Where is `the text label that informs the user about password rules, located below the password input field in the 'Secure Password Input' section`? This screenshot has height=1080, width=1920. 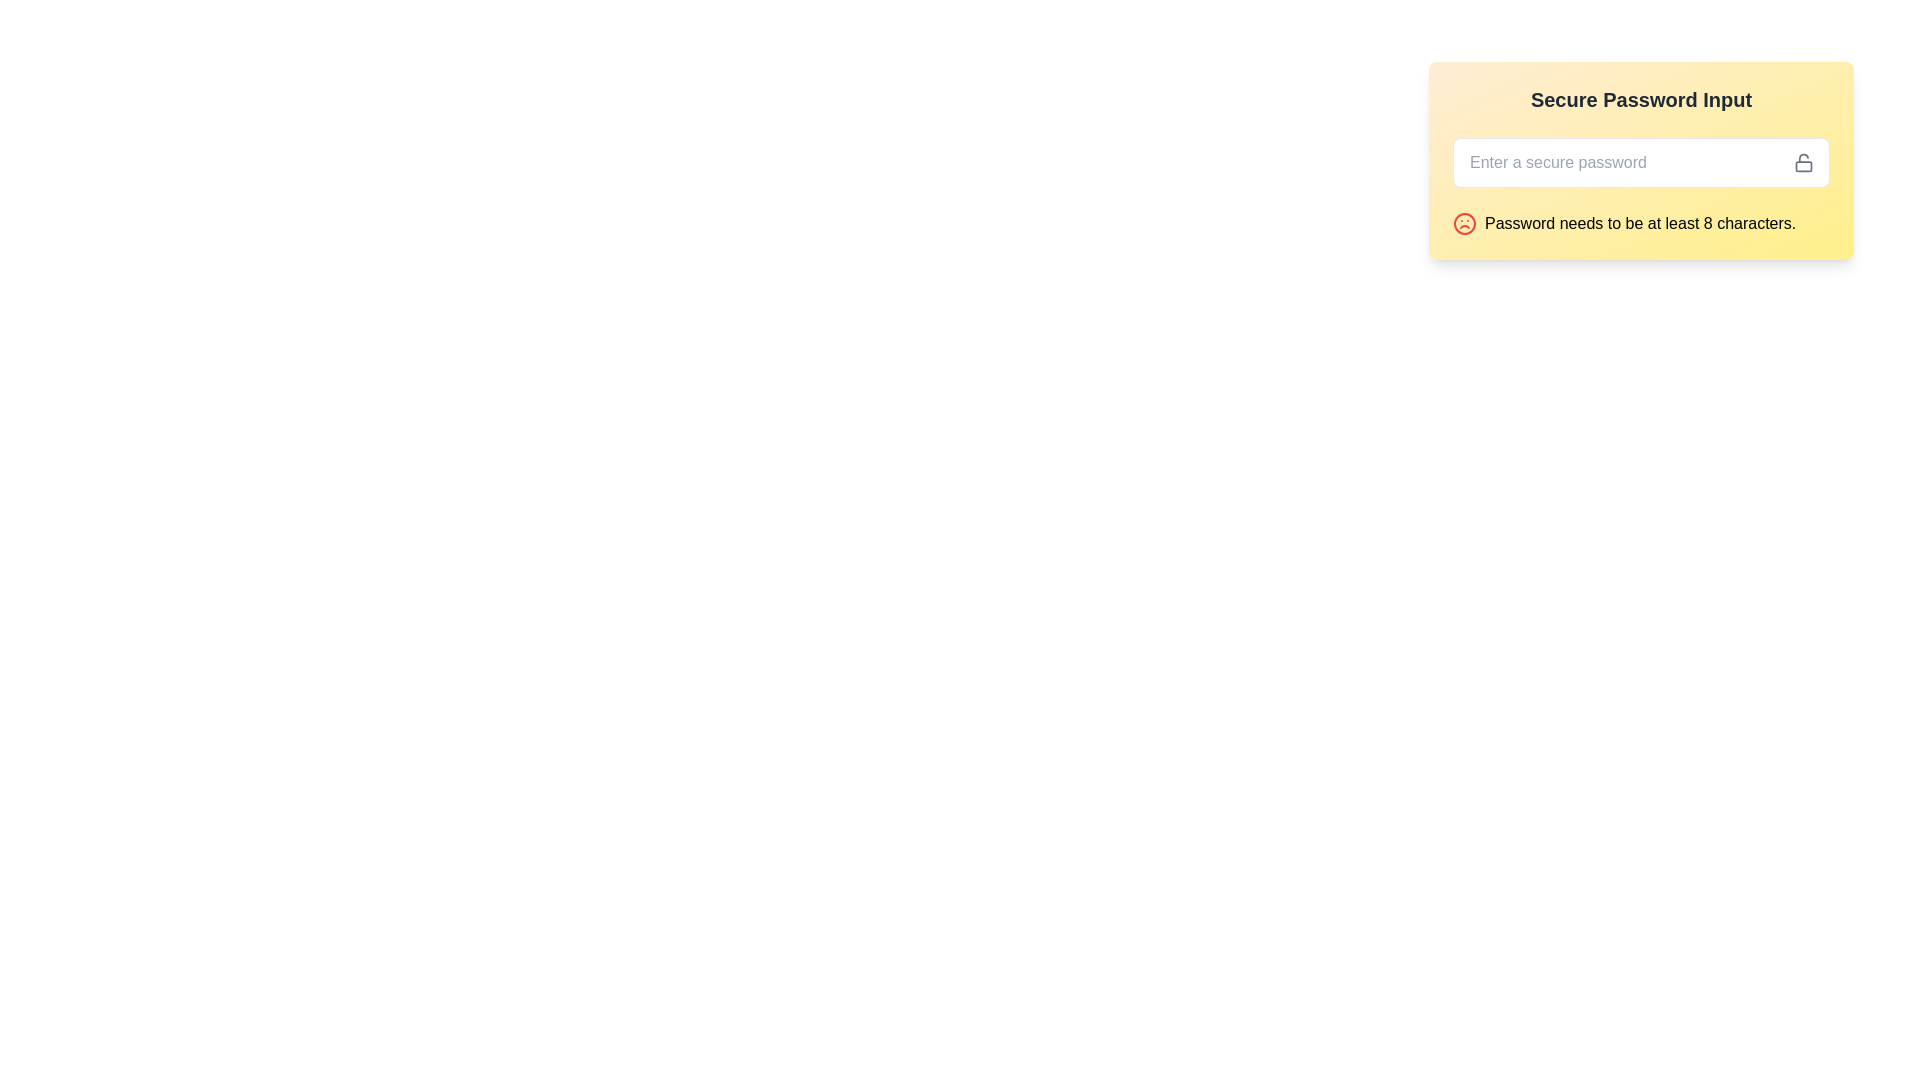
the text label that informs the user about password rules, located below the password input field in the 'Secure Password Input' section is located at coordinates (1640, 223).